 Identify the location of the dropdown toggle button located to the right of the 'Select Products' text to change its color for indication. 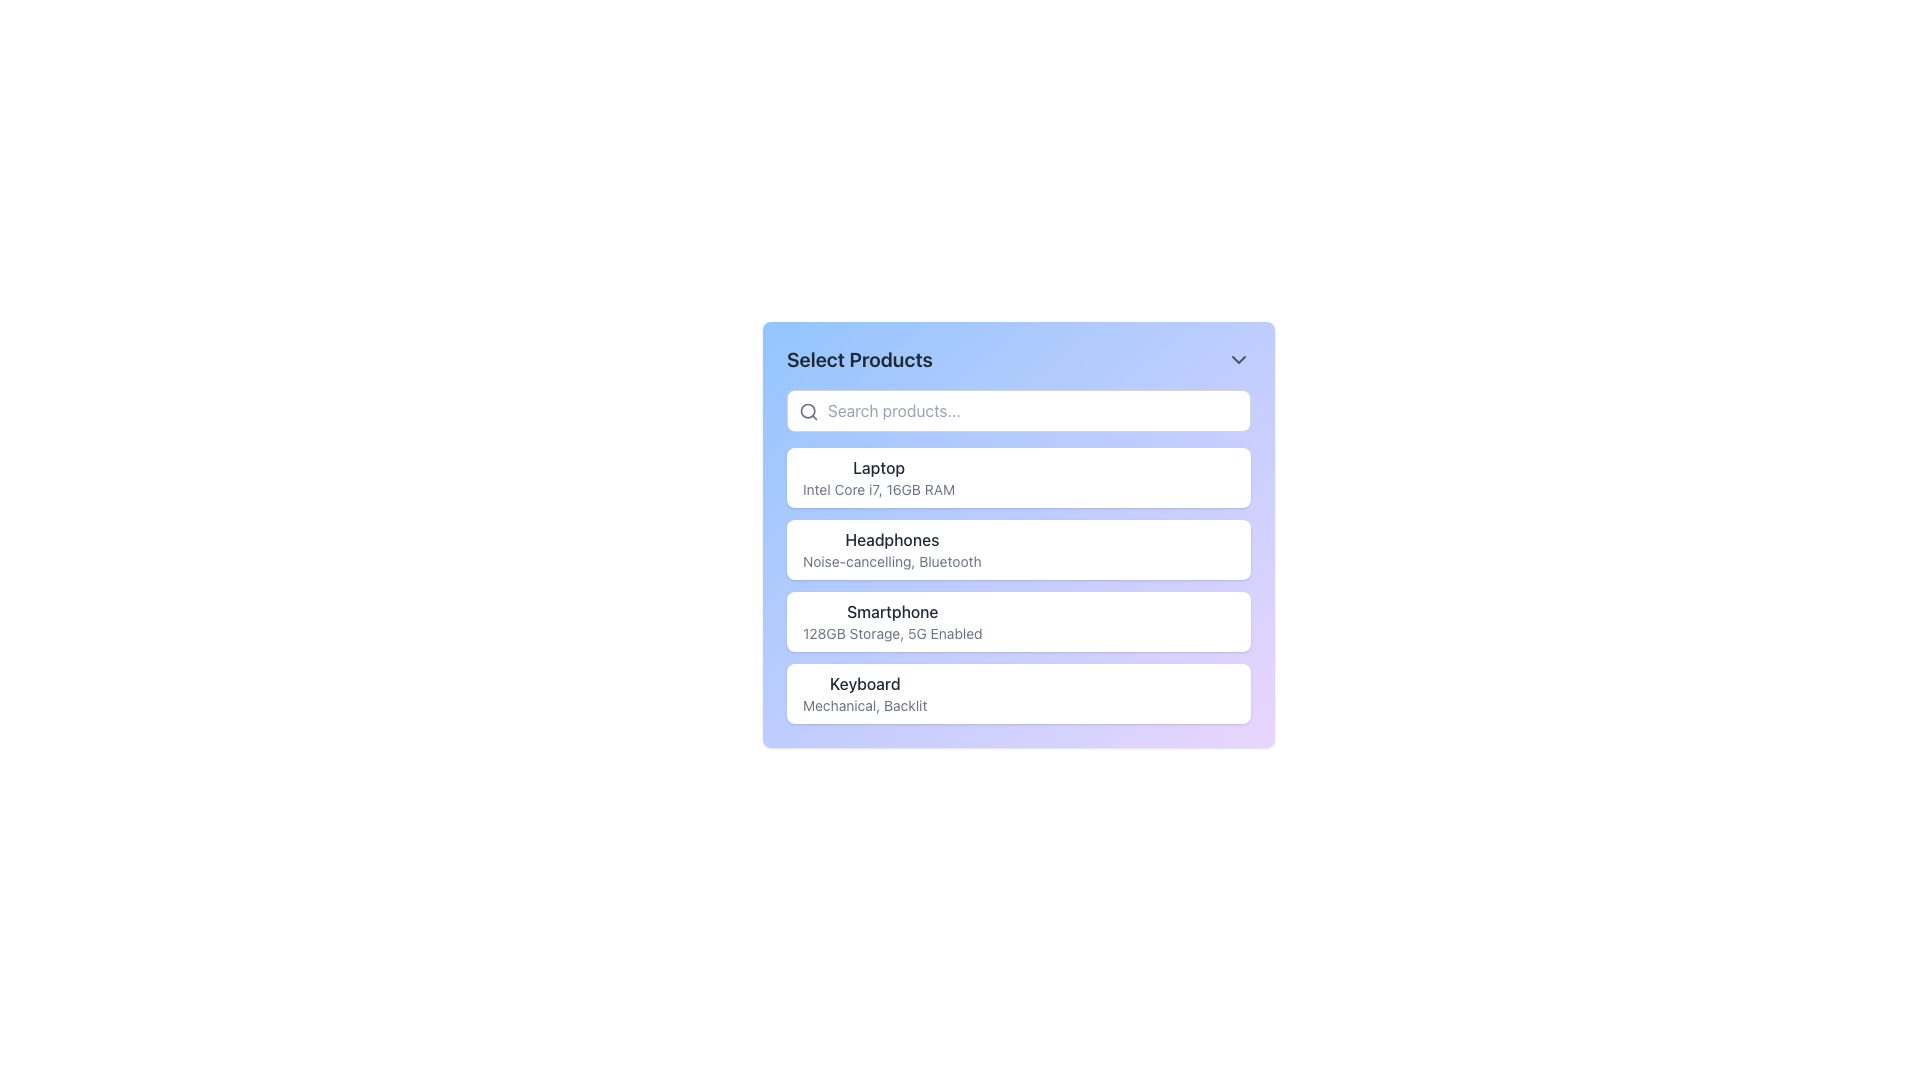
(1237, 358).